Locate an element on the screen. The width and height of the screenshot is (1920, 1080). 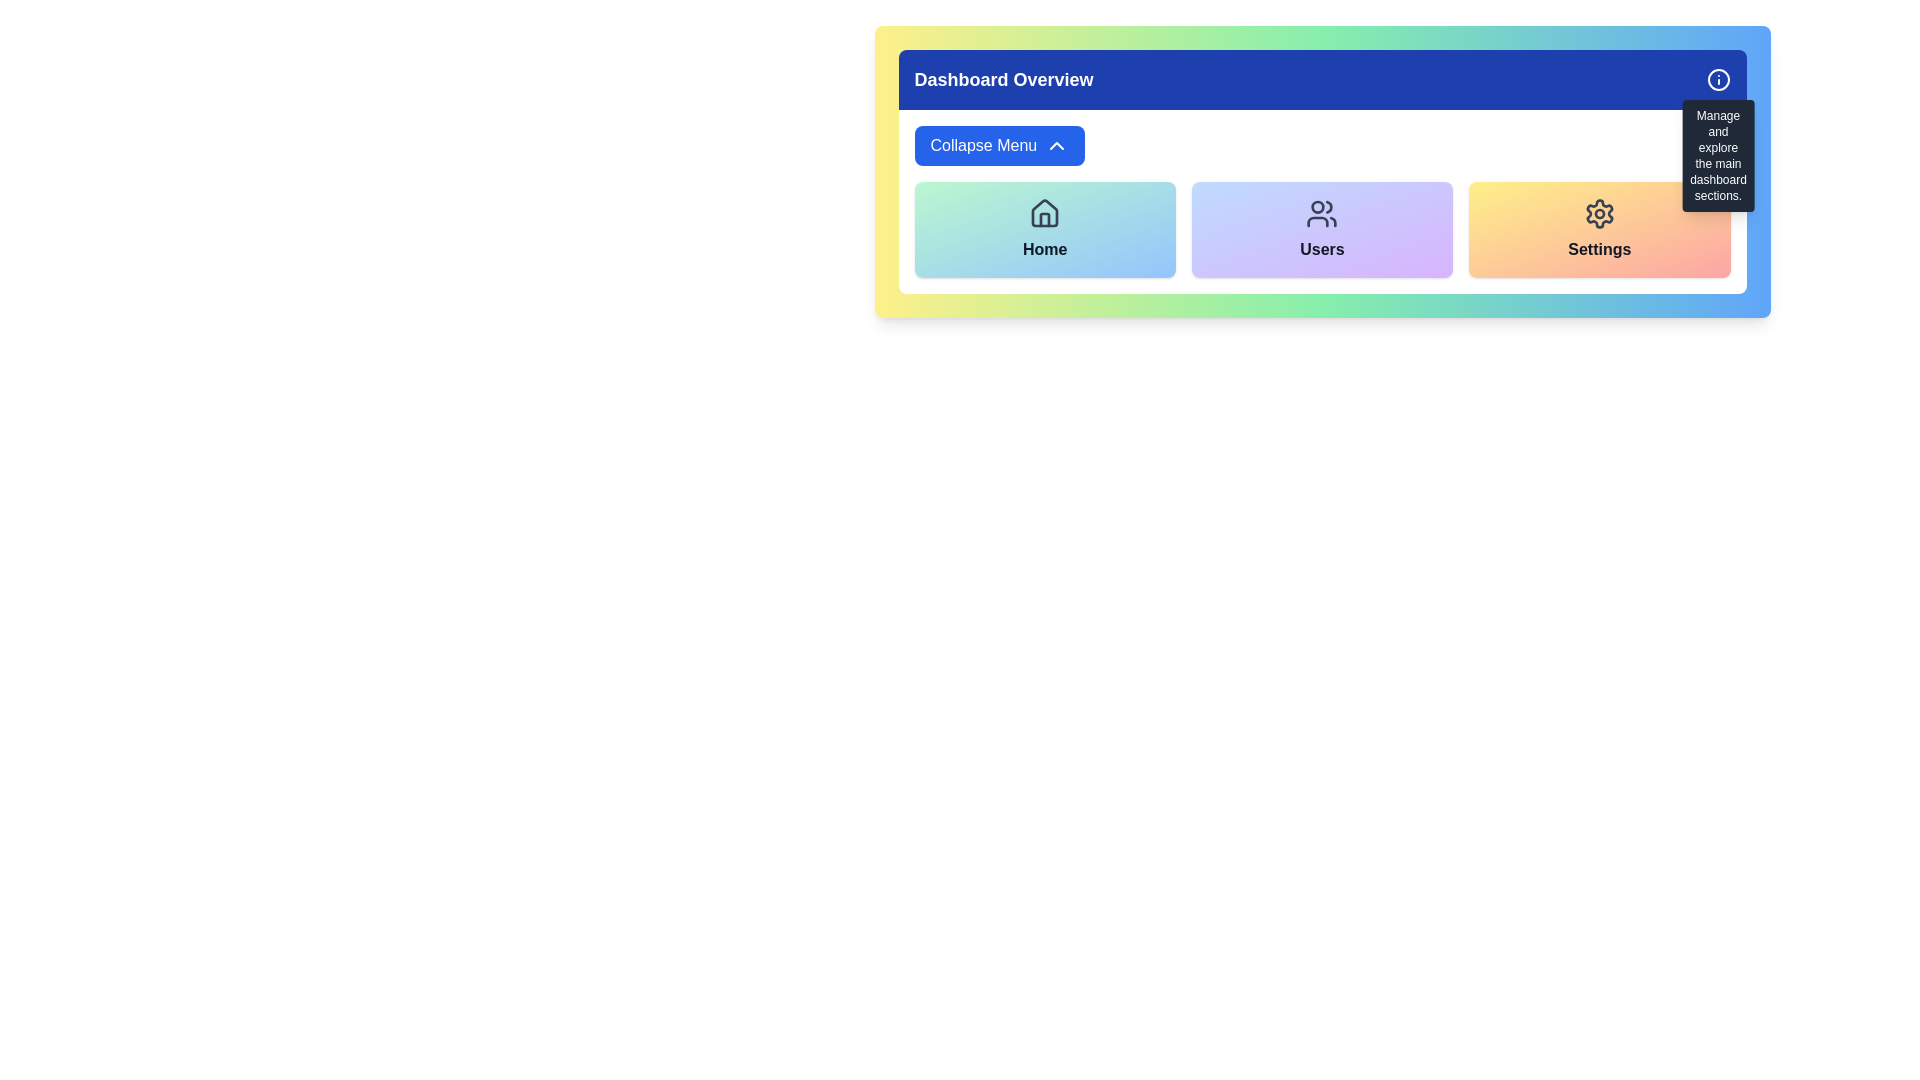
the Tooltip that provides additional information about the information icon located in the top-right corner of the dashboard header is located at coordinates (1717, 154).